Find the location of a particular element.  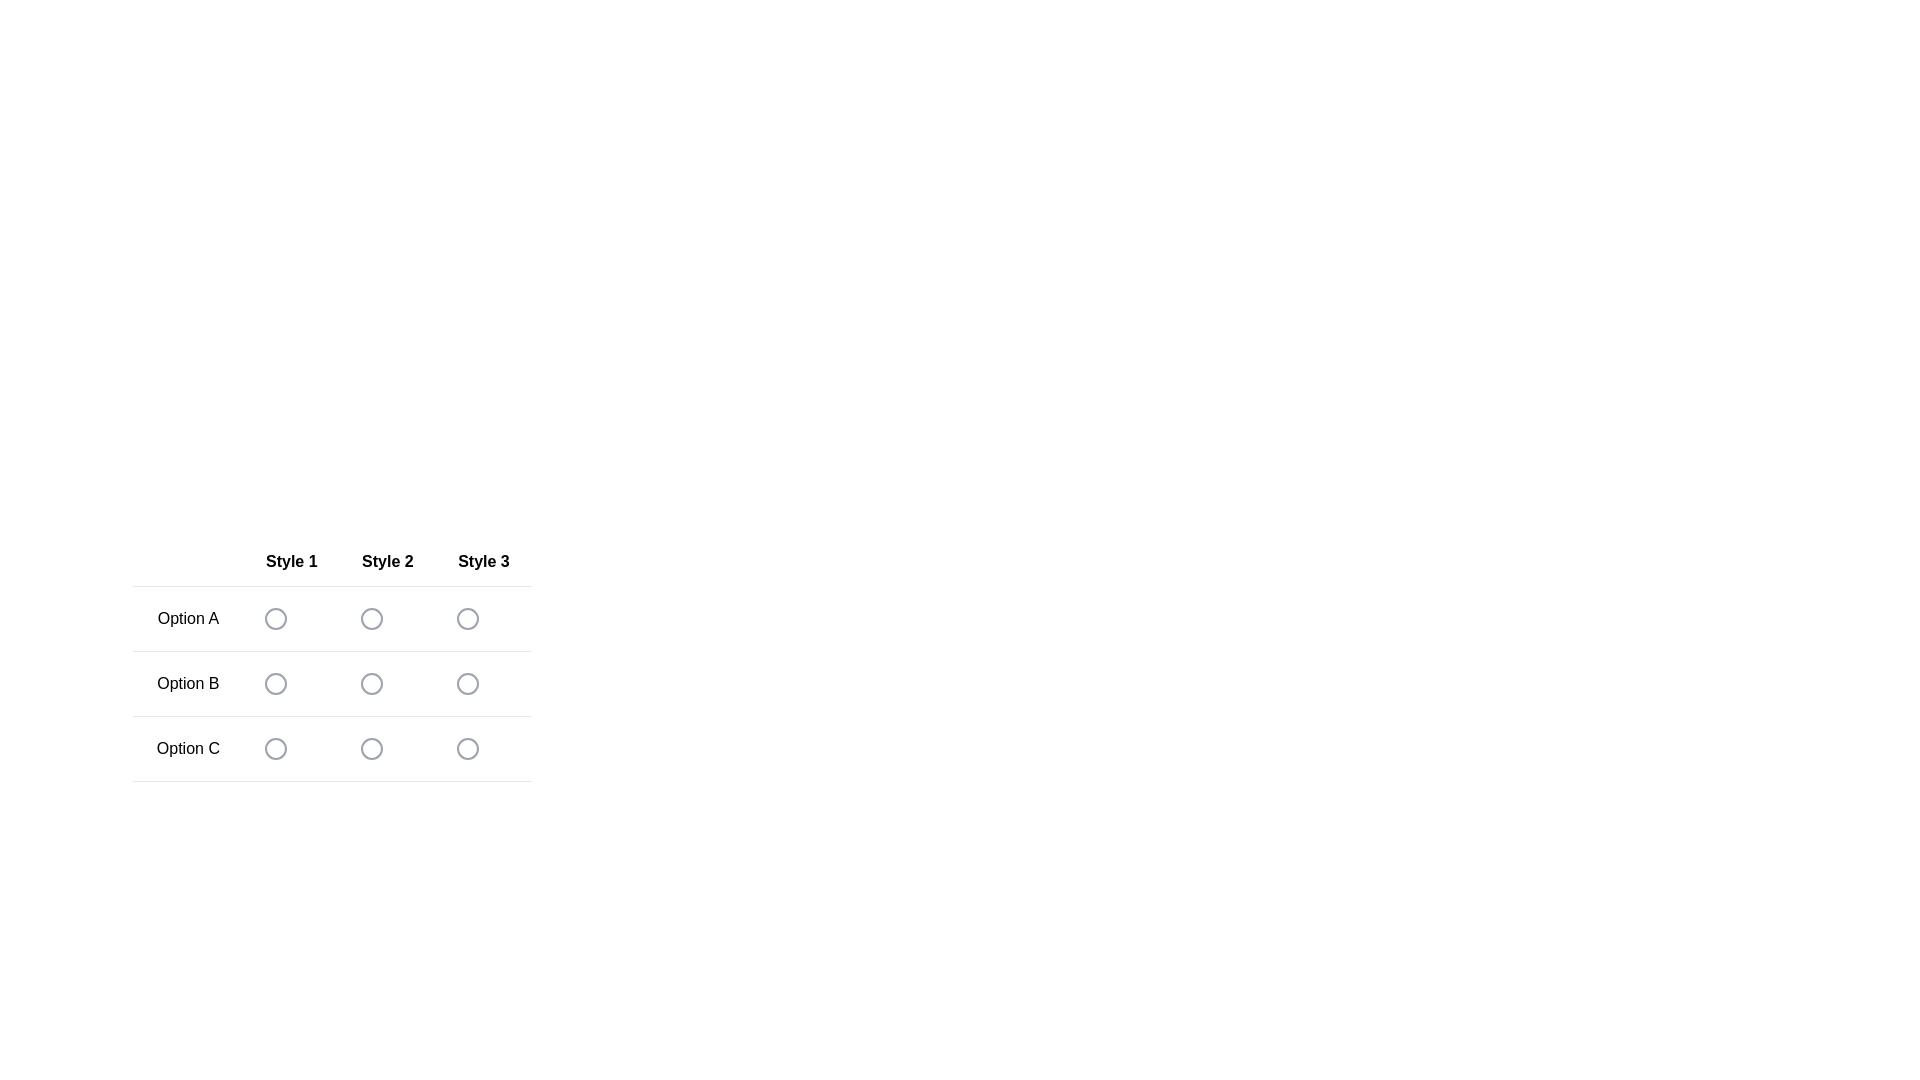

the radio button located in the second row and the first column of the grid is located at coordinates (332, 659).